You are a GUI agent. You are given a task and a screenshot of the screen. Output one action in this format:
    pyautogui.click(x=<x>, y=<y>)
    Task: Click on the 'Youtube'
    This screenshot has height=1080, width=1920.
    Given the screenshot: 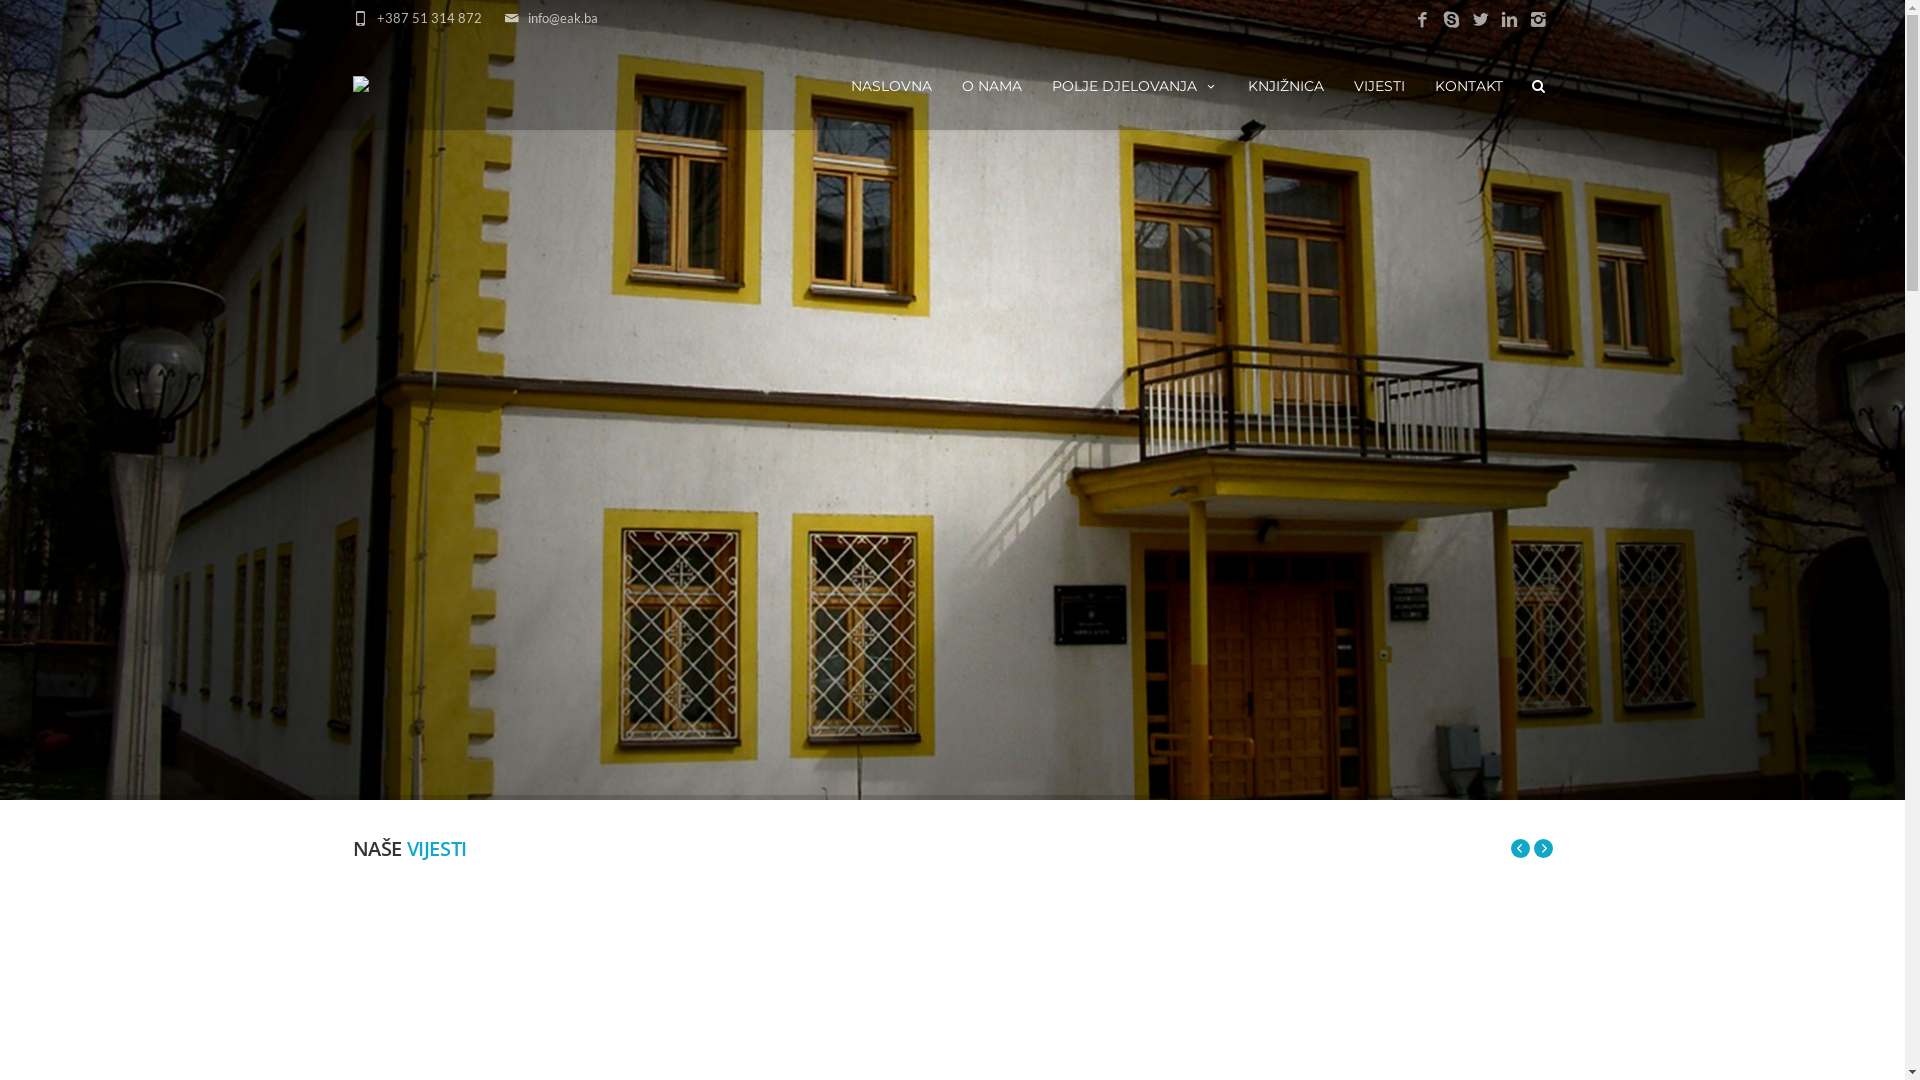 What is the action you would take?
    pyautogui.click(x=1526, y=1043)
    